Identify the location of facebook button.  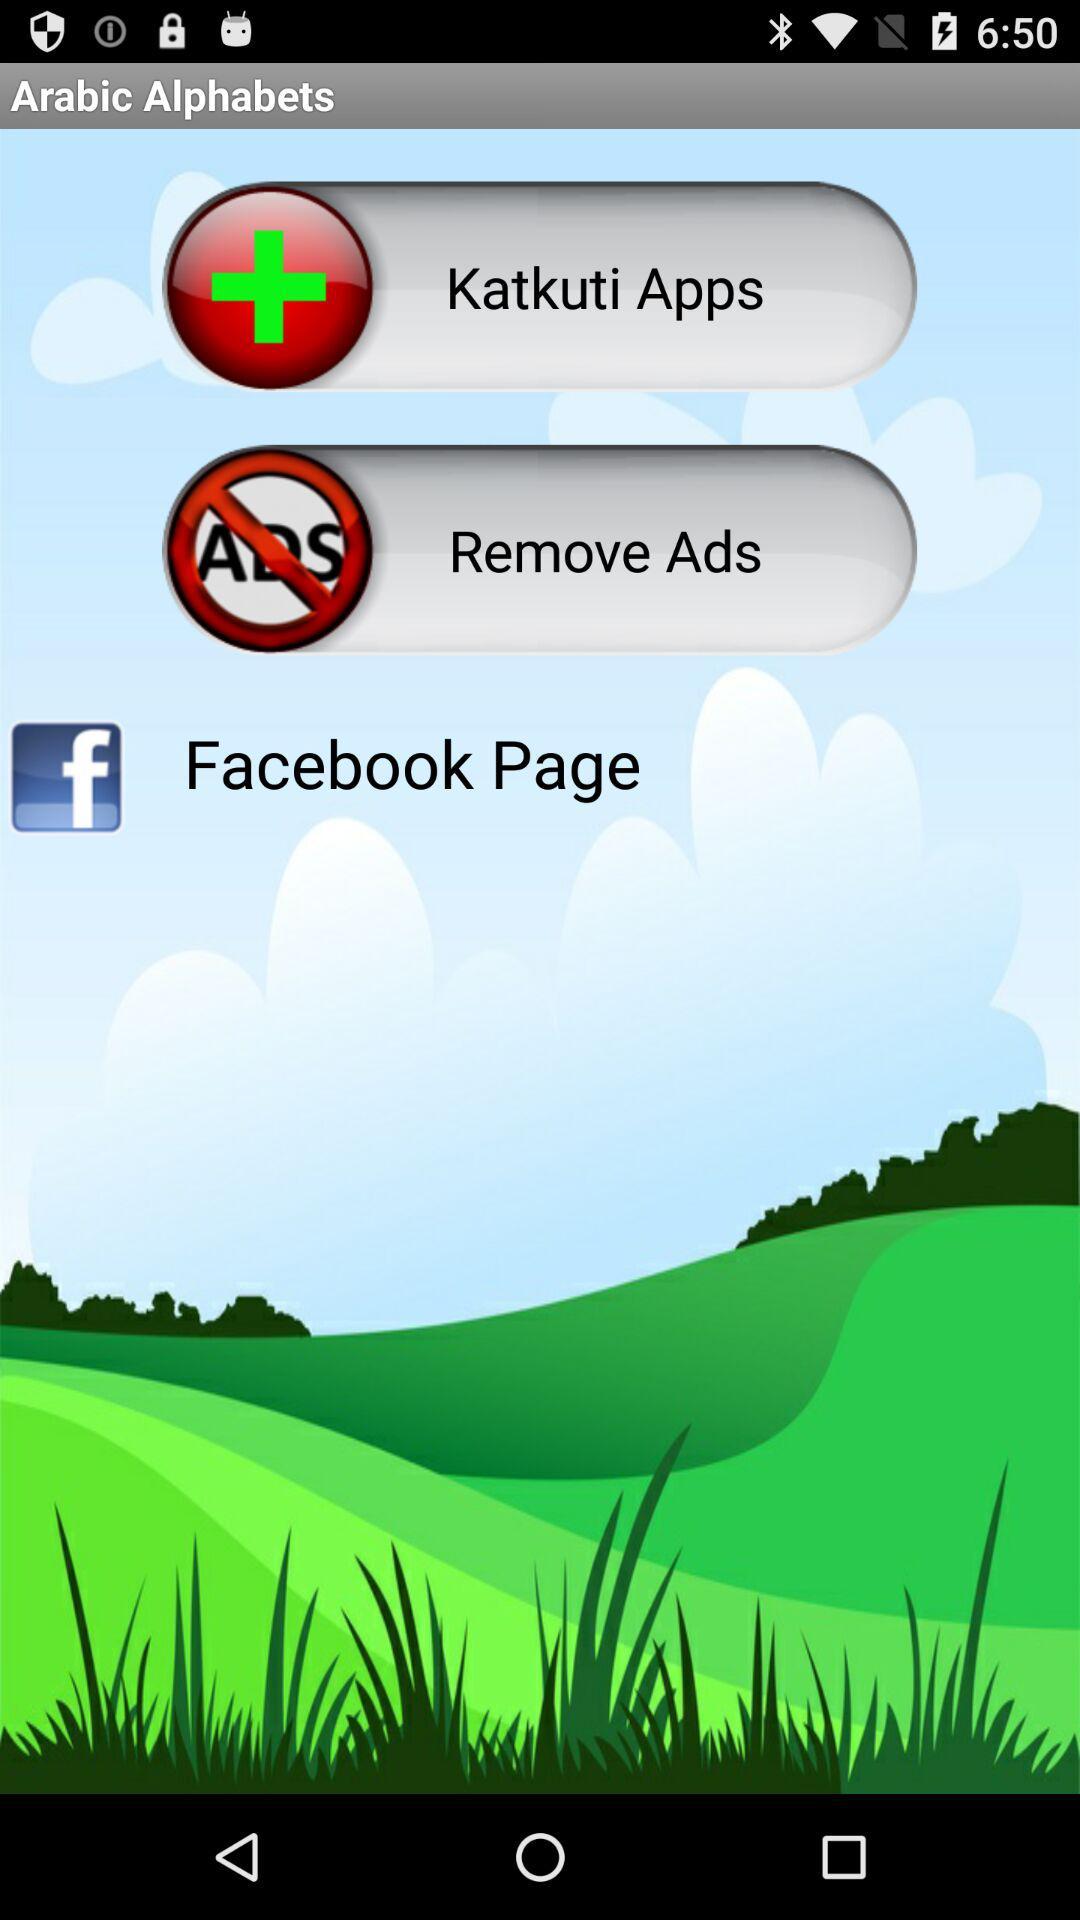
(64, 783).